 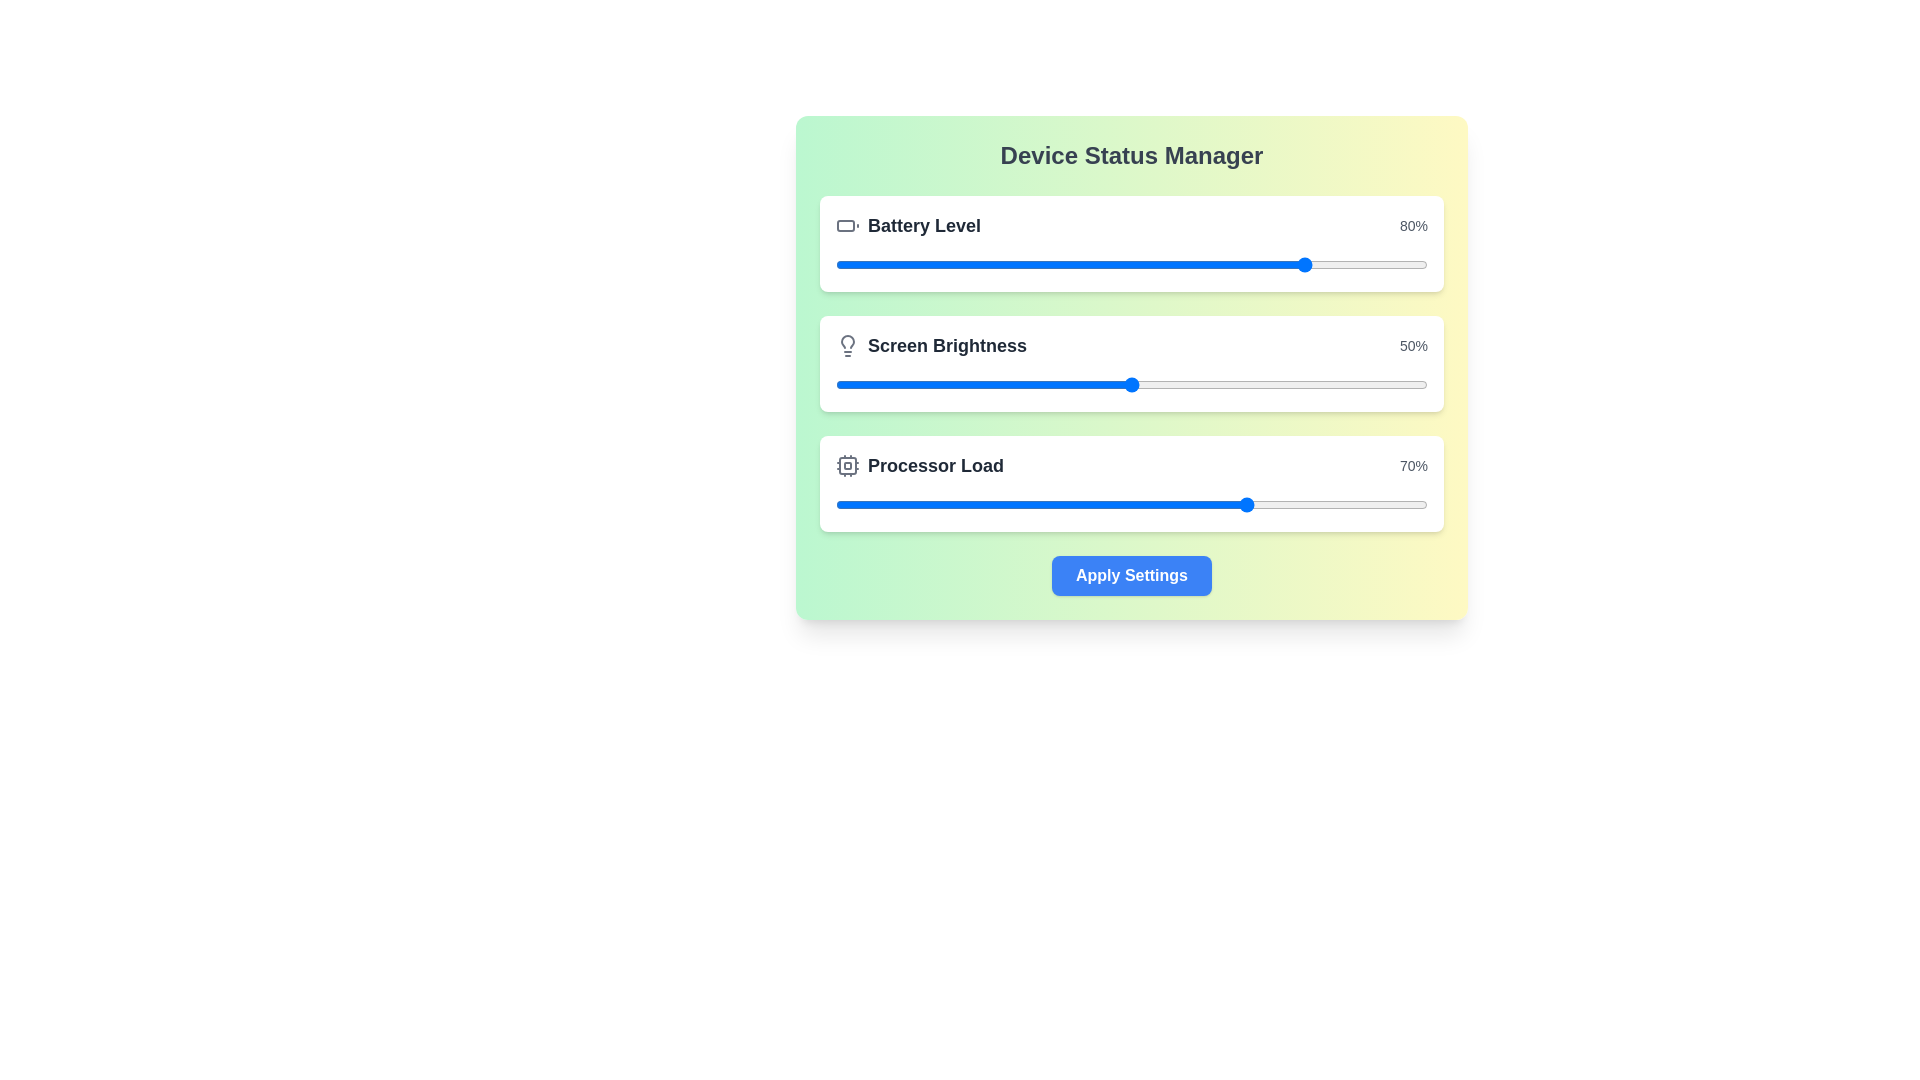 What do you see at coordinates (1161, 385) in the screenshot?
I see `the brightness level` at bounding box center [1161, 385].